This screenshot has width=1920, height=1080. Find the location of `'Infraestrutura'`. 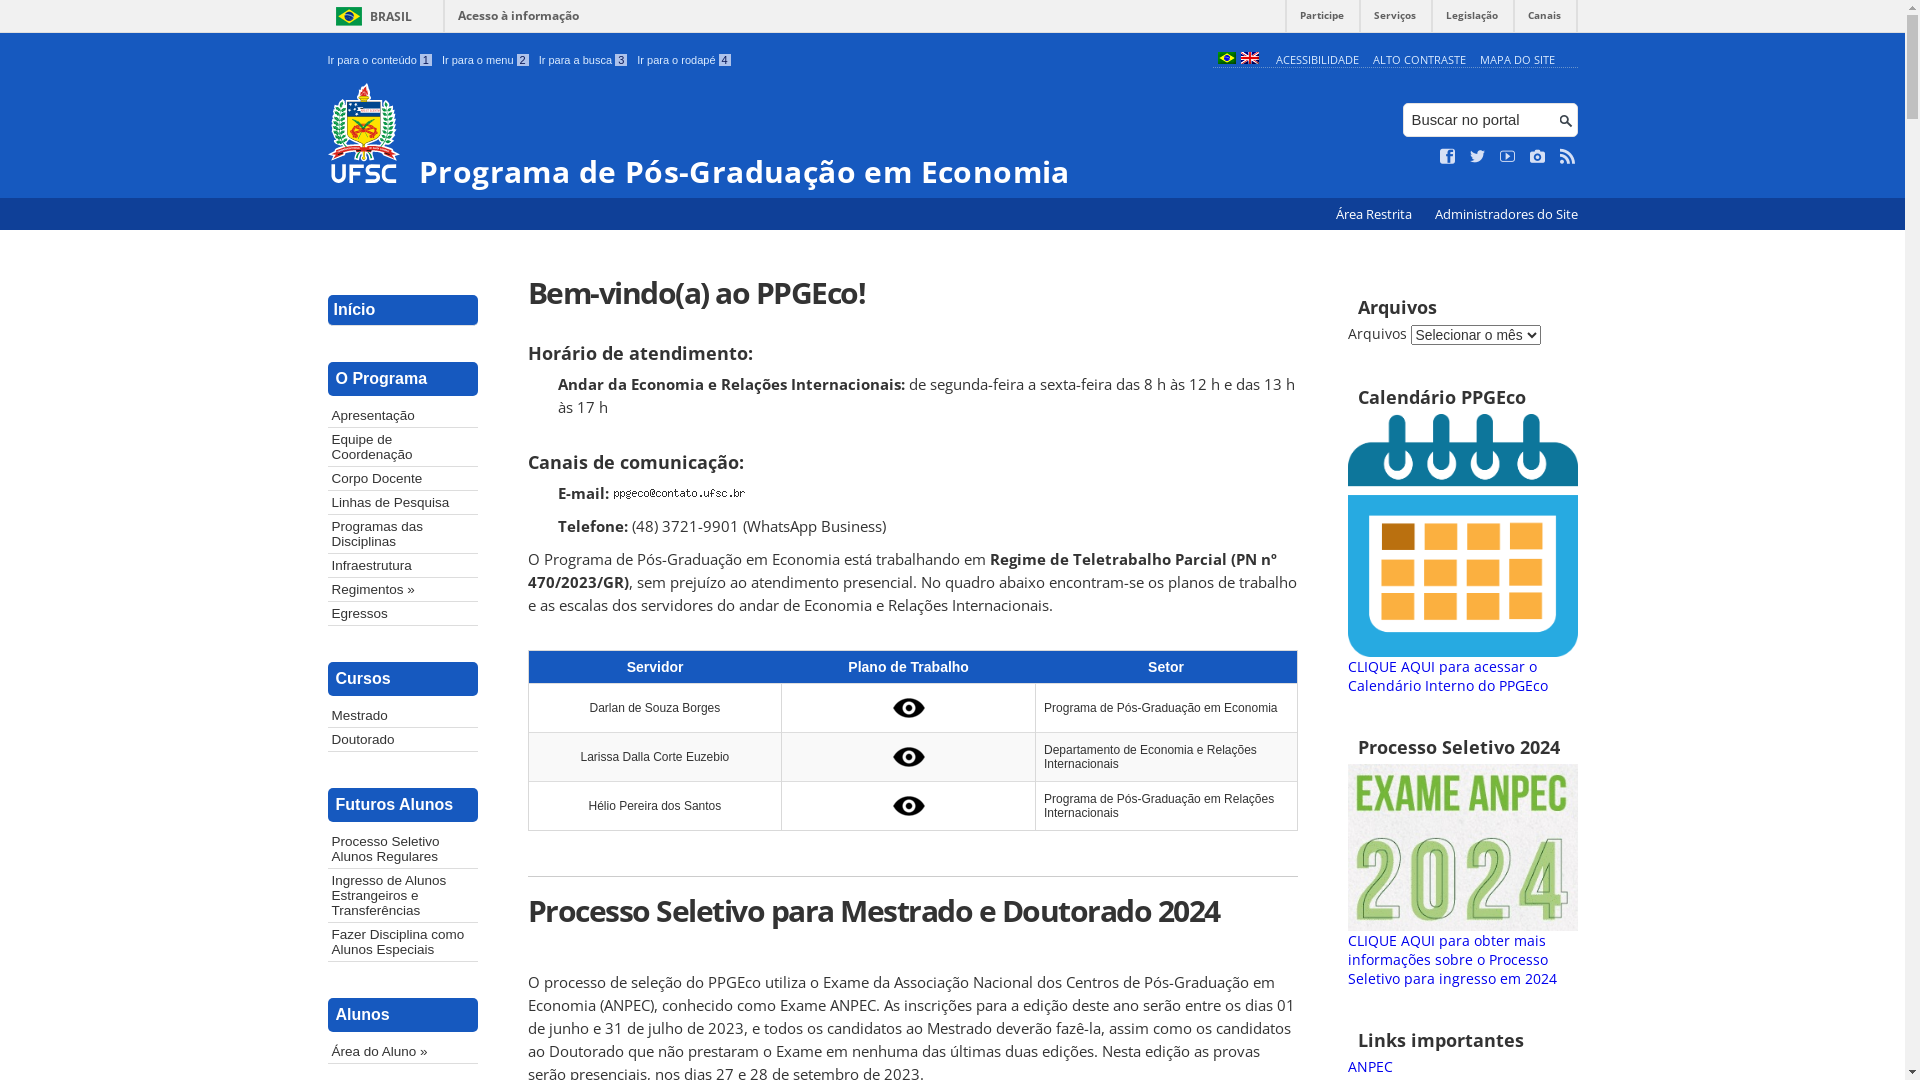

'Infraestrutura' is located at coordinates (402, 565).